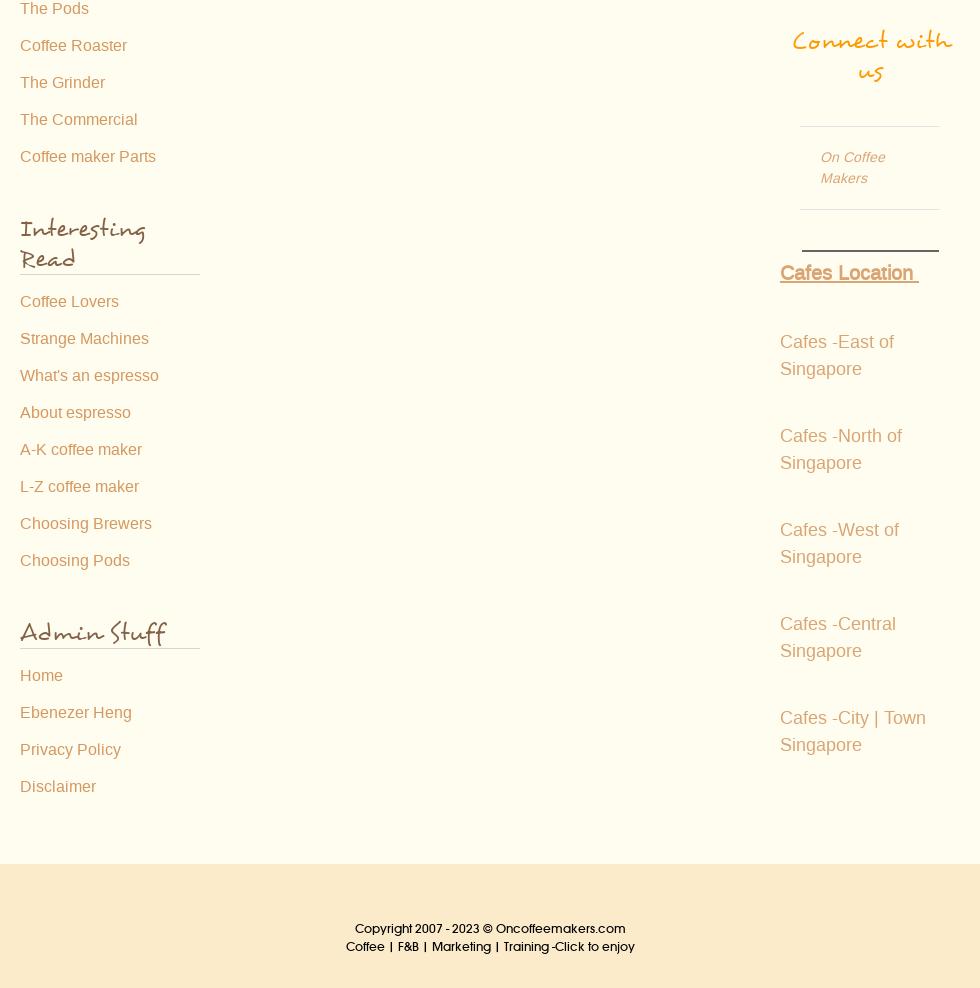  What do you see at coordinates (19, 560) in the screenshot?
I see `'Choosing Pods'` at bounding box center [19, 560].